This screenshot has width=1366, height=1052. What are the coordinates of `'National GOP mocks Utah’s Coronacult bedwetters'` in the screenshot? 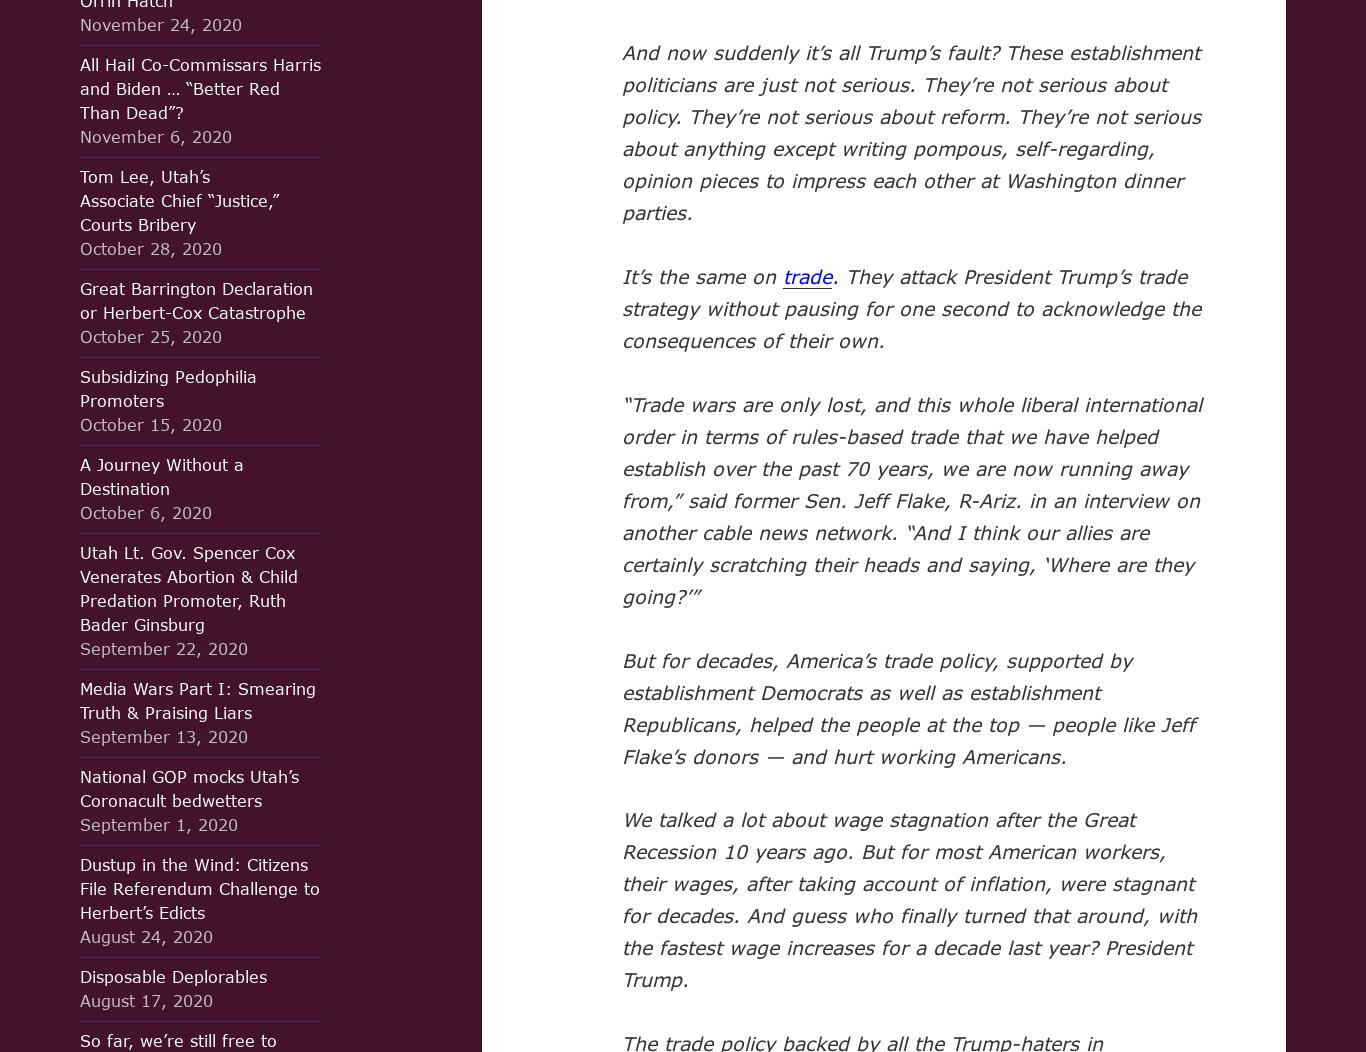 It's located at (188, 787).